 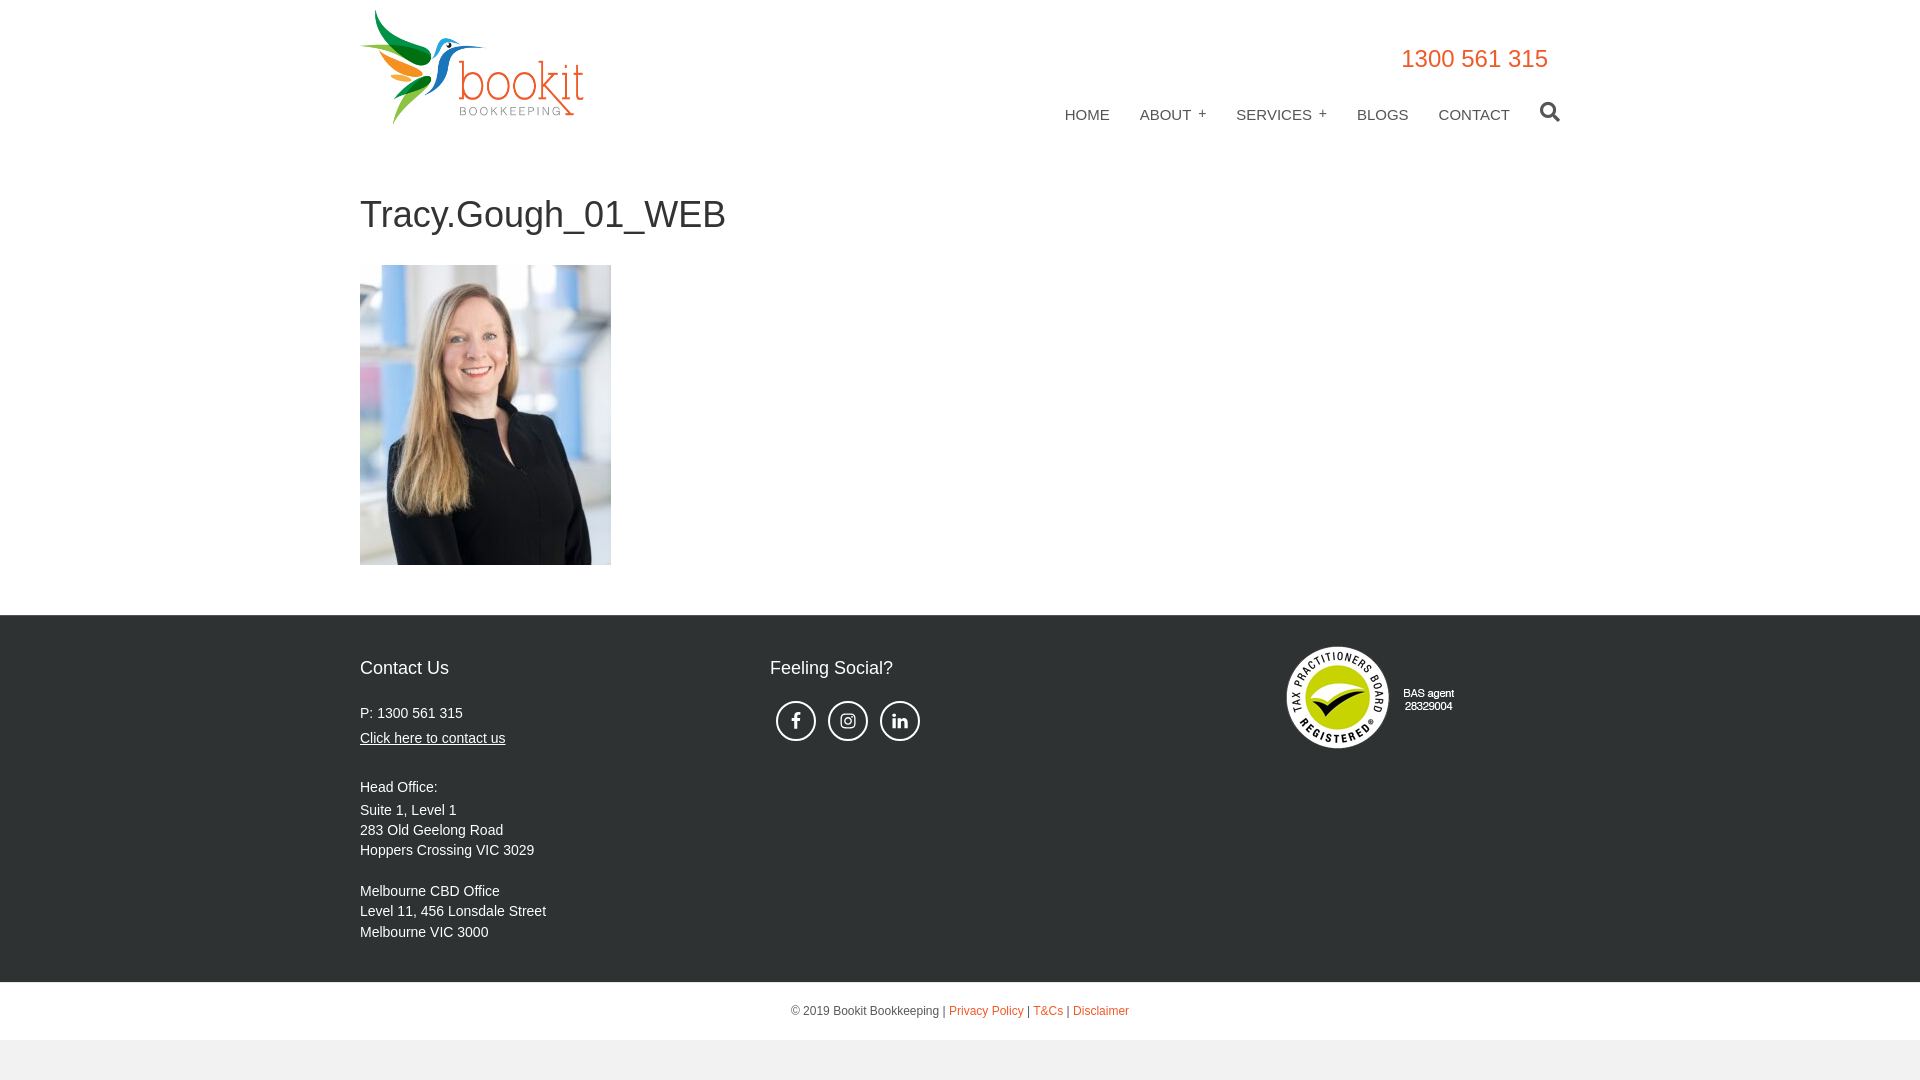 I want to click on 'CONTACT', so click(x=1423, y=114).